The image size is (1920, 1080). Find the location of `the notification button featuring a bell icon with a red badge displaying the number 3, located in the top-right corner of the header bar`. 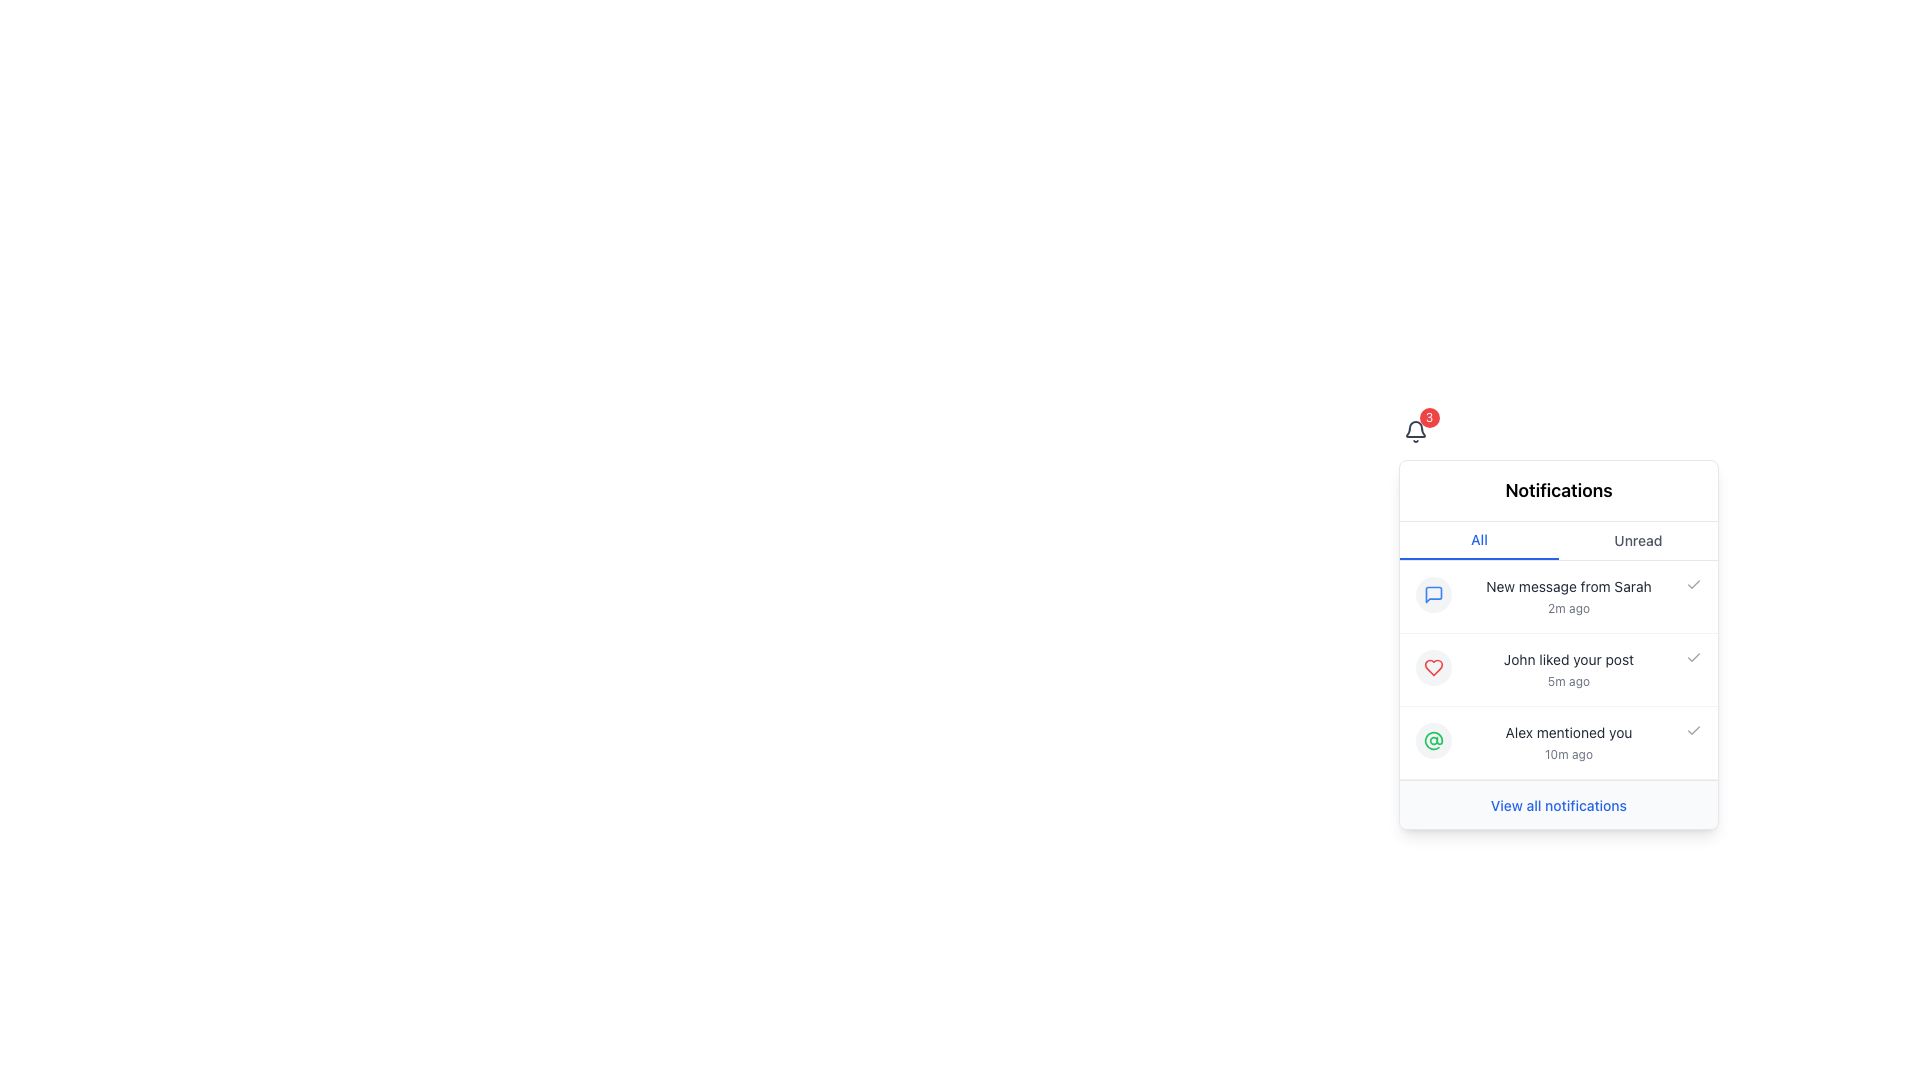

the notification button featuring a bell icon with a red badge displaying the number 3, located in the top-right corner of the header bar is located at coordinates (1414, 431).